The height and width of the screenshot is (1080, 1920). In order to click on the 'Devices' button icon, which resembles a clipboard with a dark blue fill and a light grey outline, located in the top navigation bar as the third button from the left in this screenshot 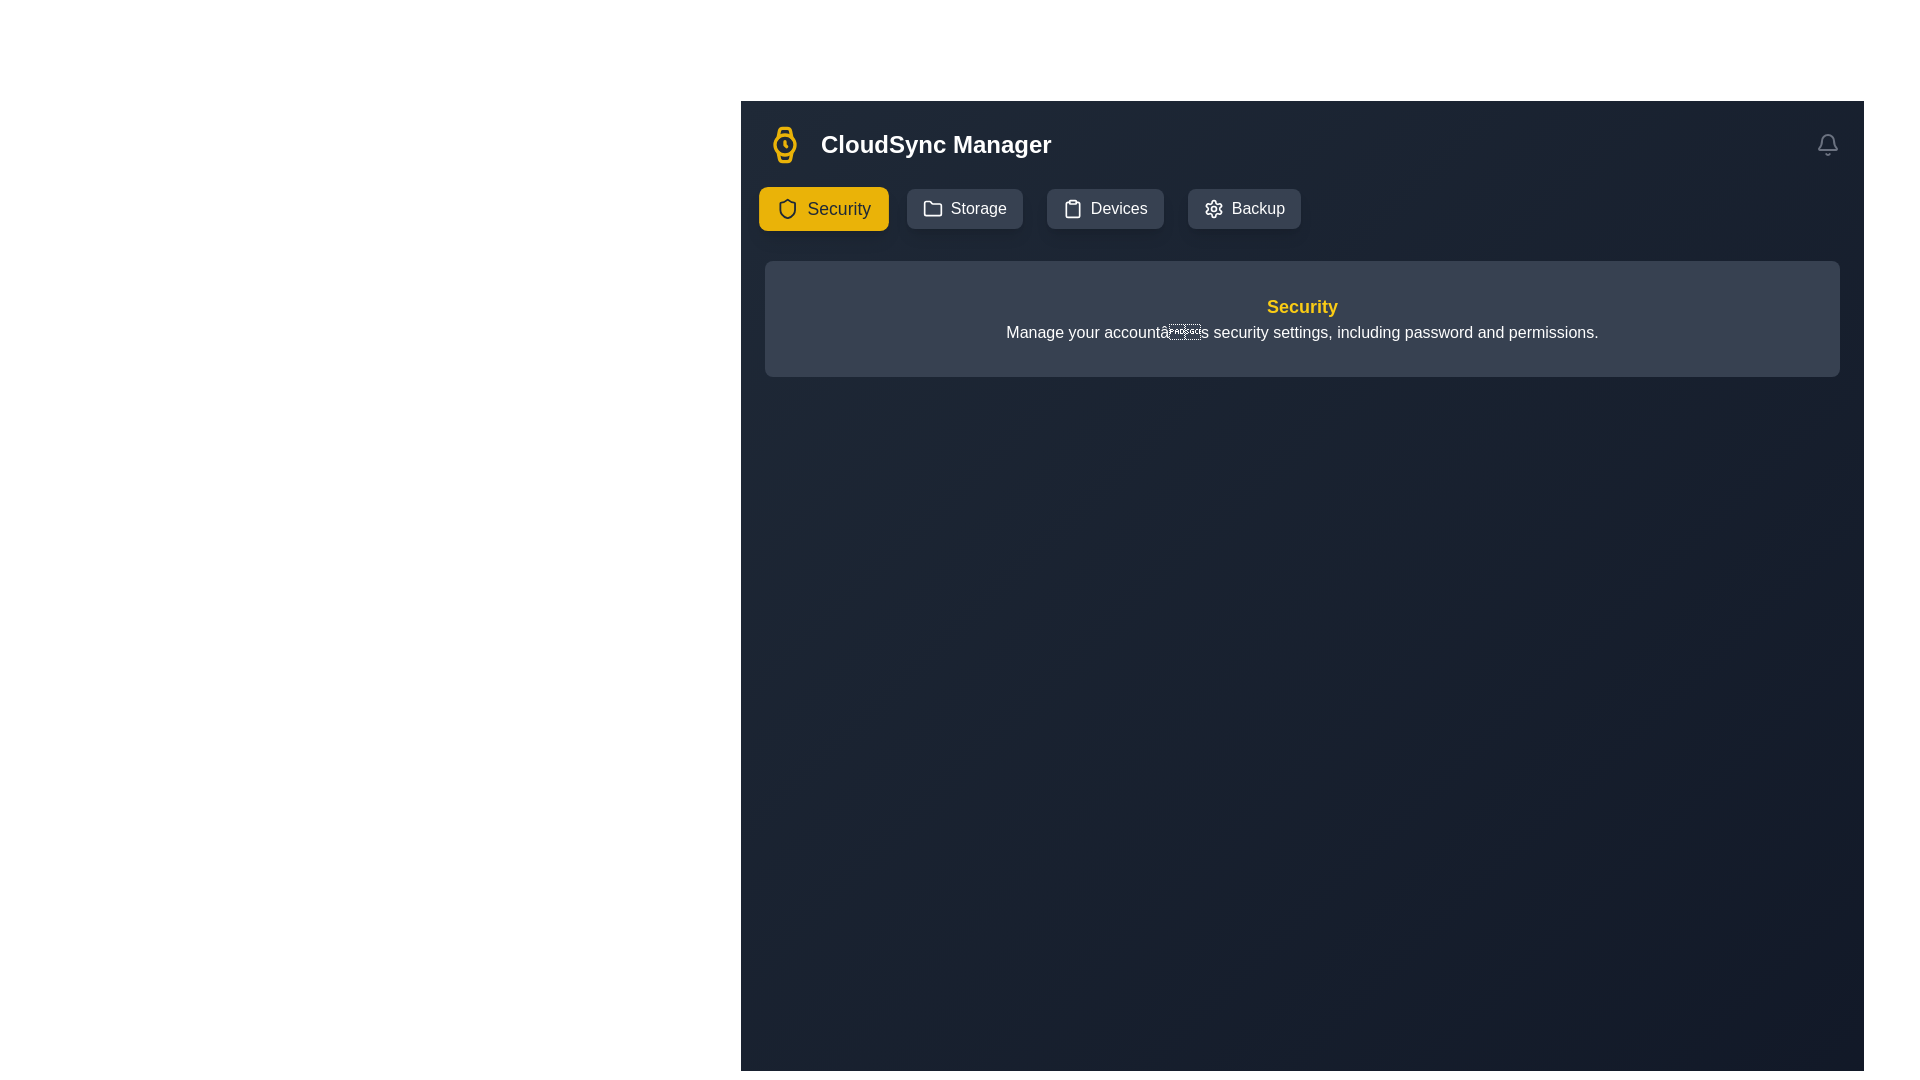, I will do `click(1071, 209)`.